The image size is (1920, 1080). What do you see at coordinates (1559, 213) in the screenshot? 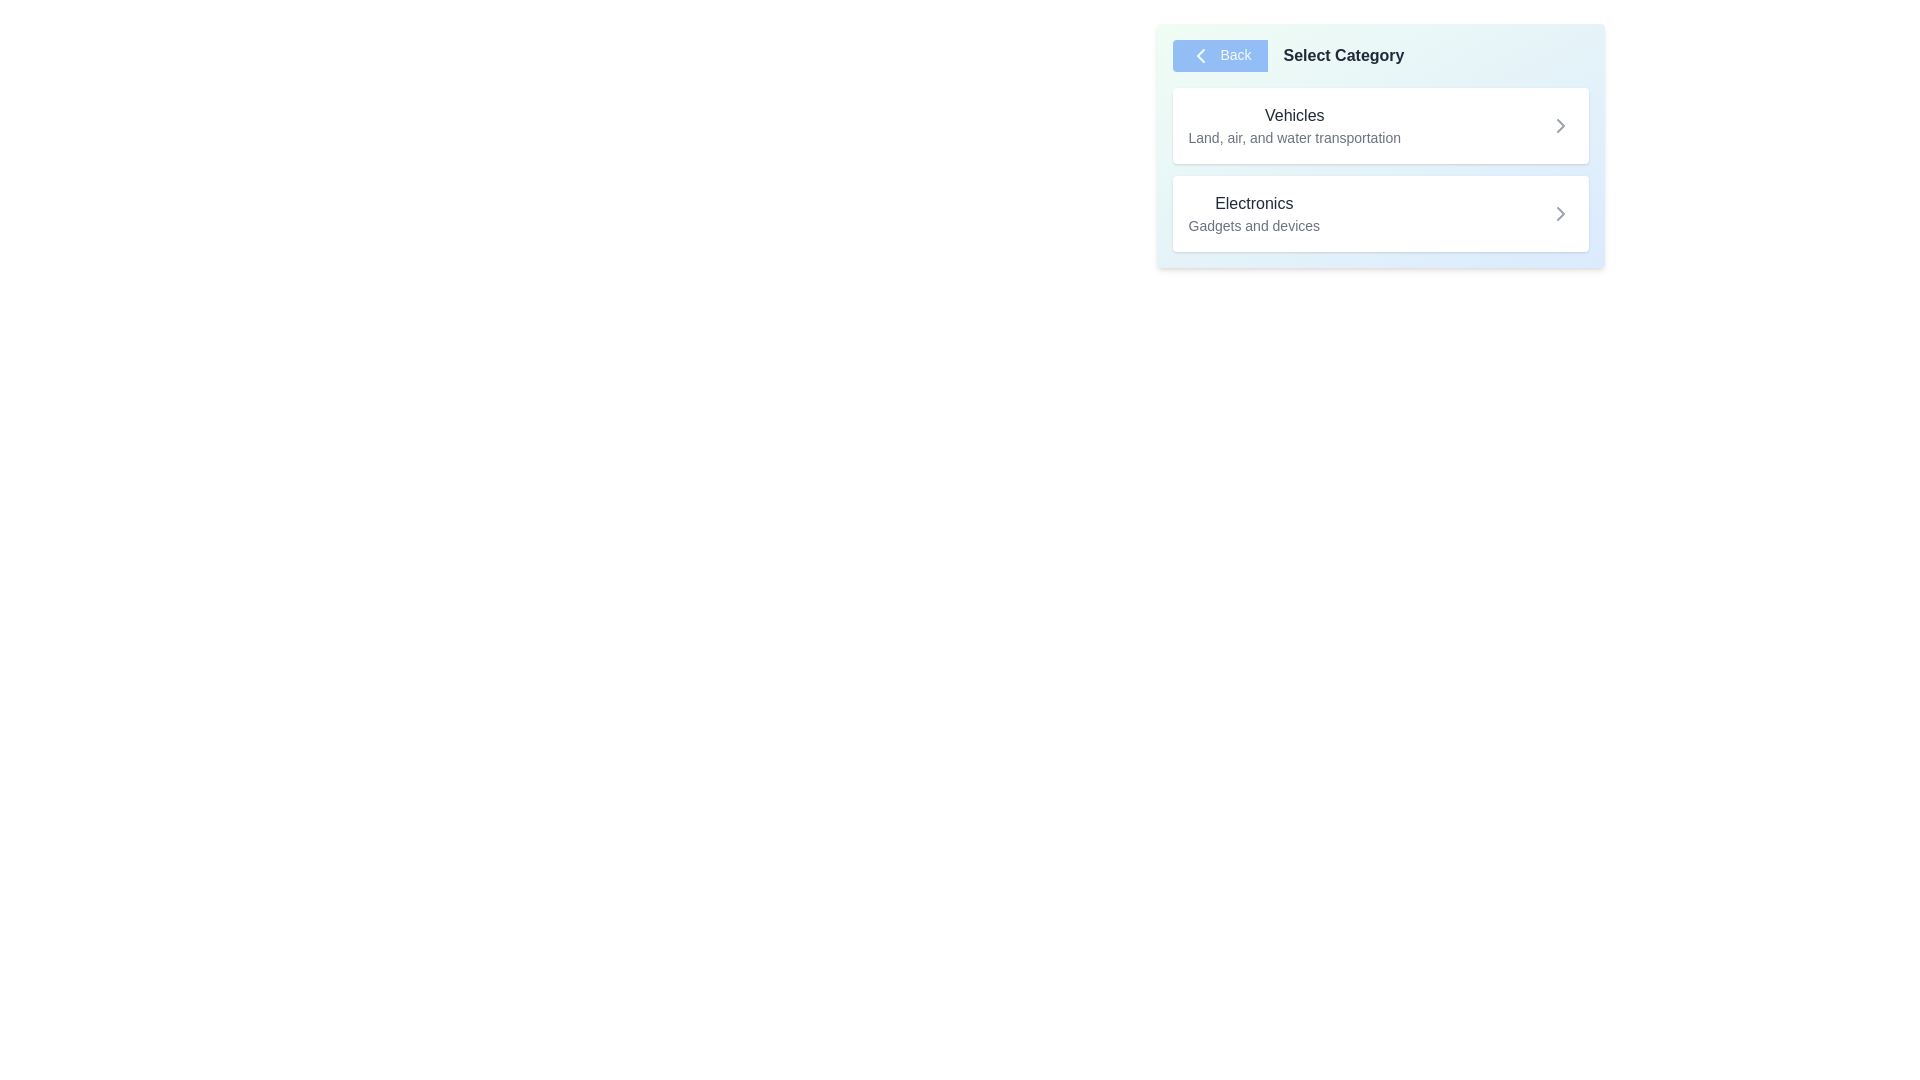
I see `the interactive icon located to the far right of the 'Electronics' category entry, which signifies an option` at bounding box center [1559, 213].